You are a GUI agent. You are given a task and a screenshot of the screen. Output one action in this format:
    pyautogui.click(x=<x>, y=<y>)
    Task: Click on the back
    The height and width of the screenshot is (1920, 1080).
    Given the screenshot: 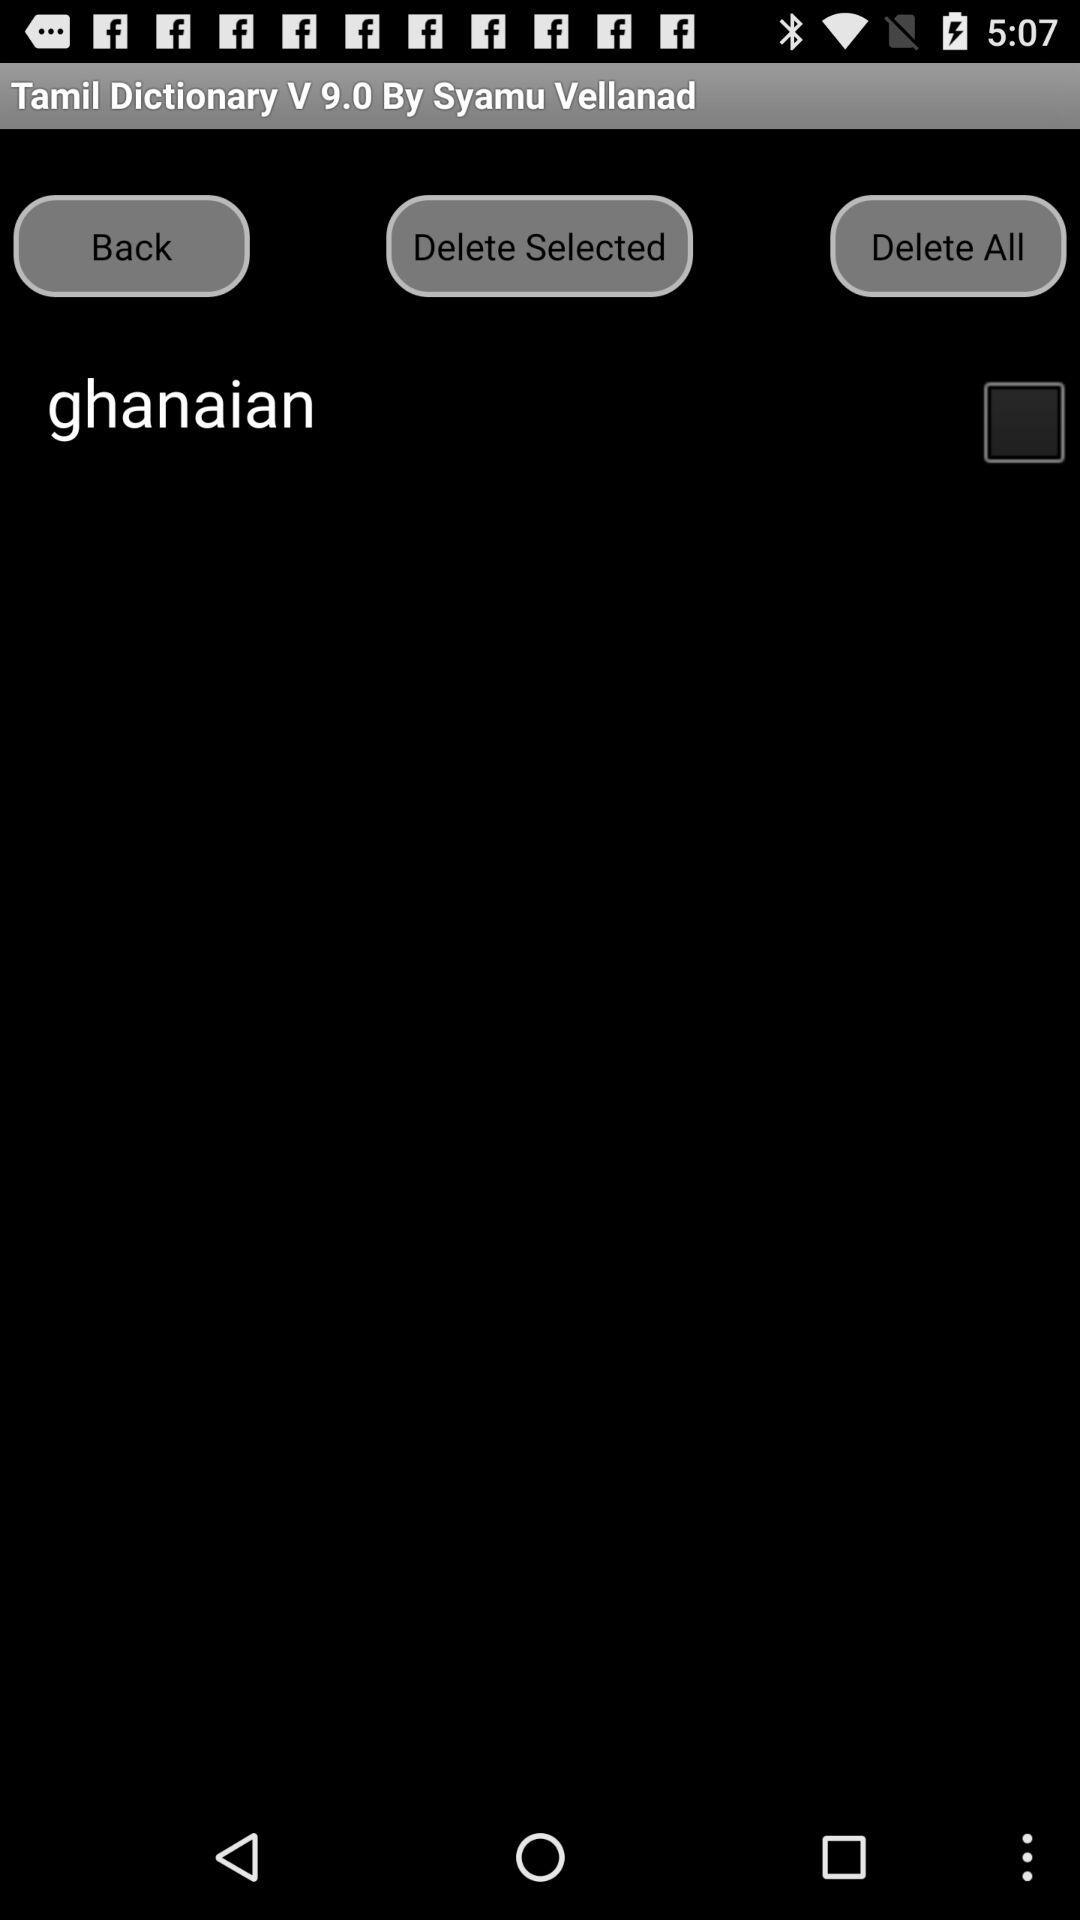 What is the action you would take?
    pyautogui.click(x=131, y=244)
    